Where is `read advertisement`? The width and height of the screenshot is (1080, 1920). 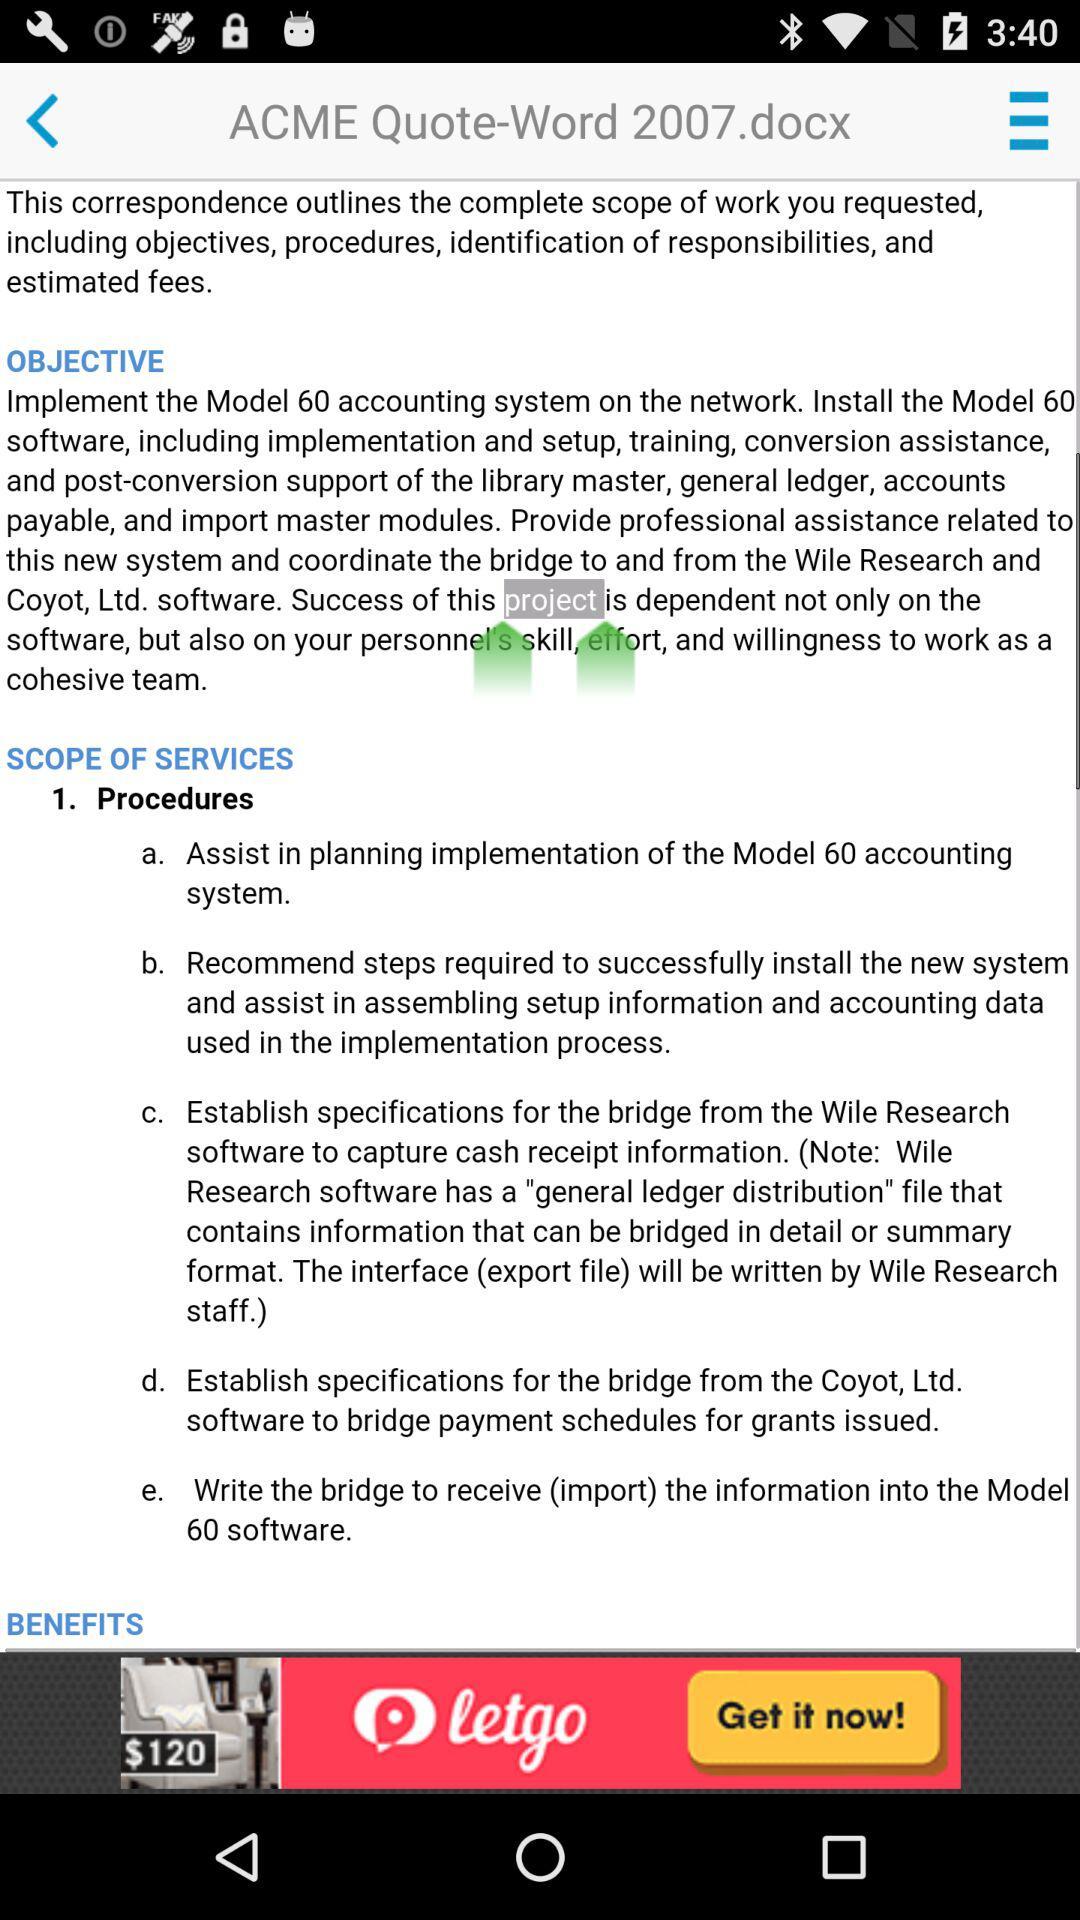
read advertisement is located at coordinates (540, 1722).